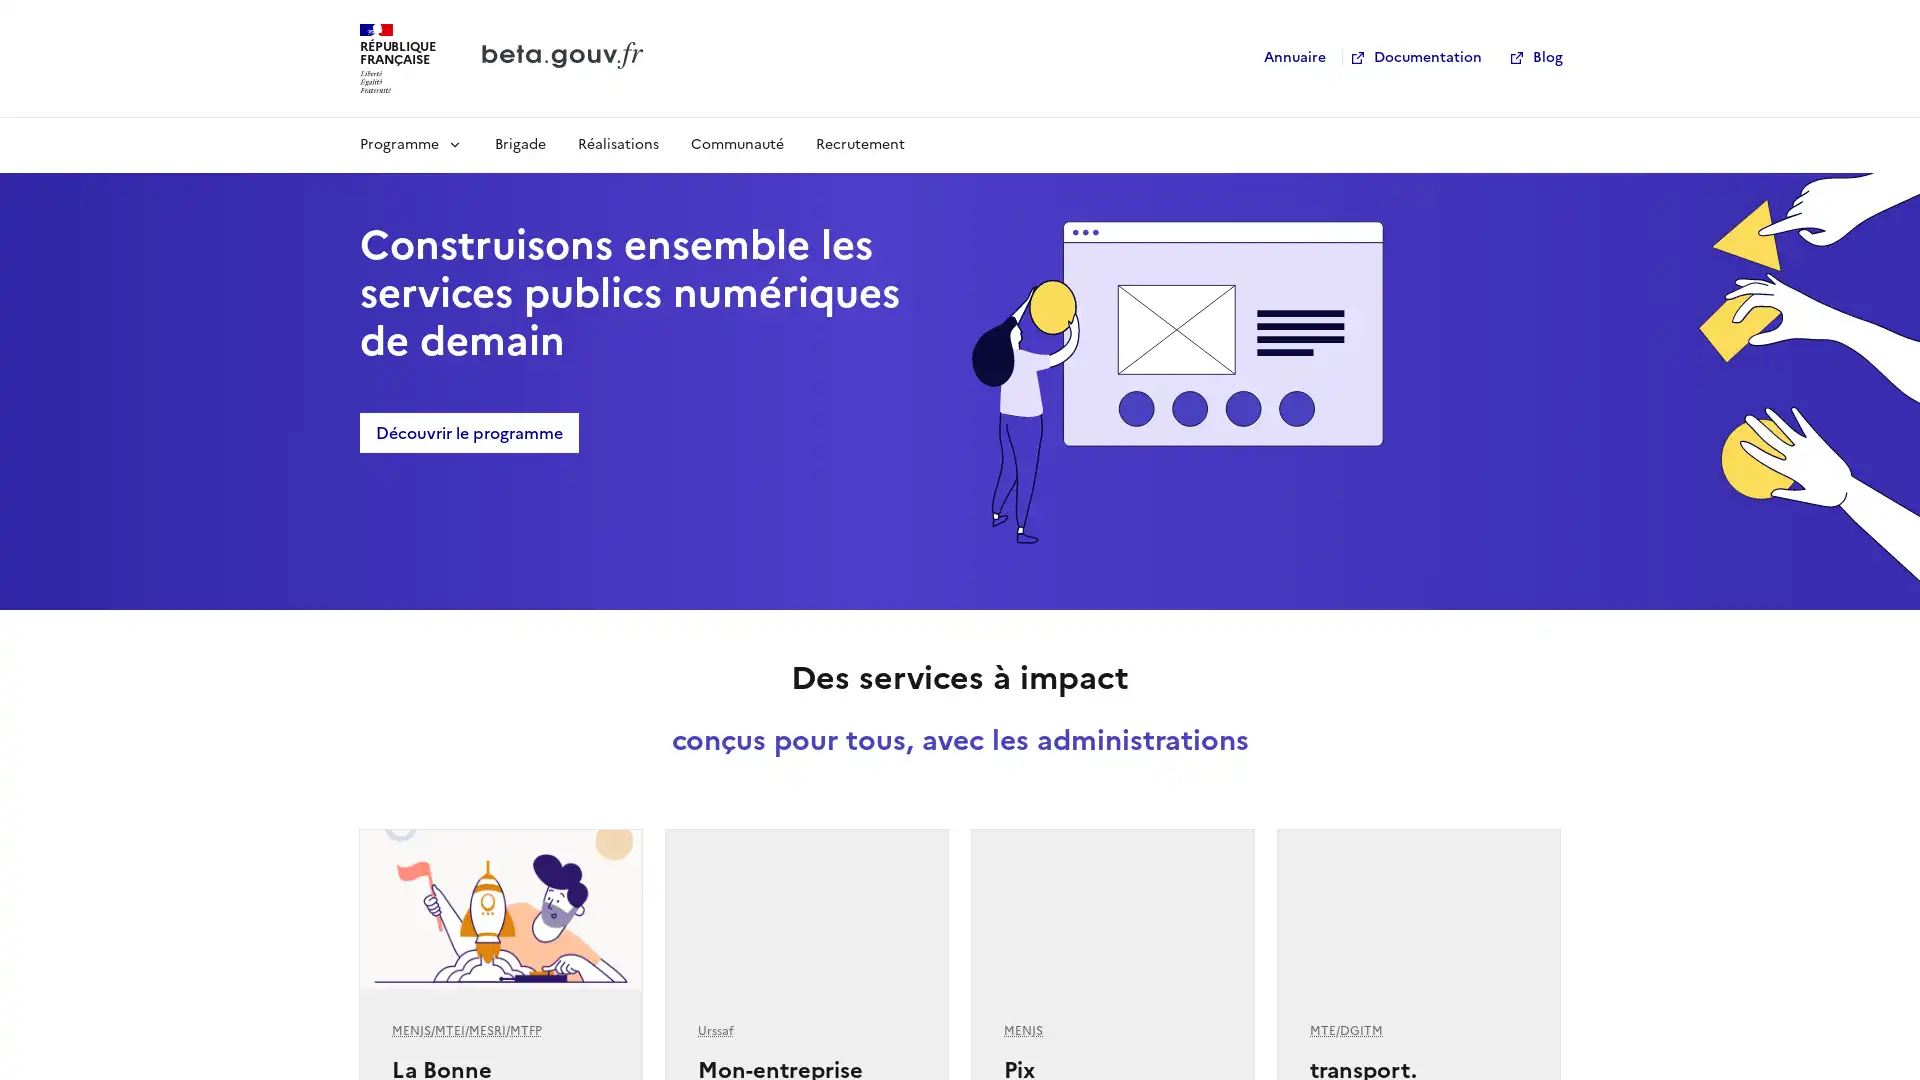 This screenshot has width=1920, height=1080. What do you see at coordinates (410, 142) in the screenshot?
I see `Programme` at bounding box center [410, 142].